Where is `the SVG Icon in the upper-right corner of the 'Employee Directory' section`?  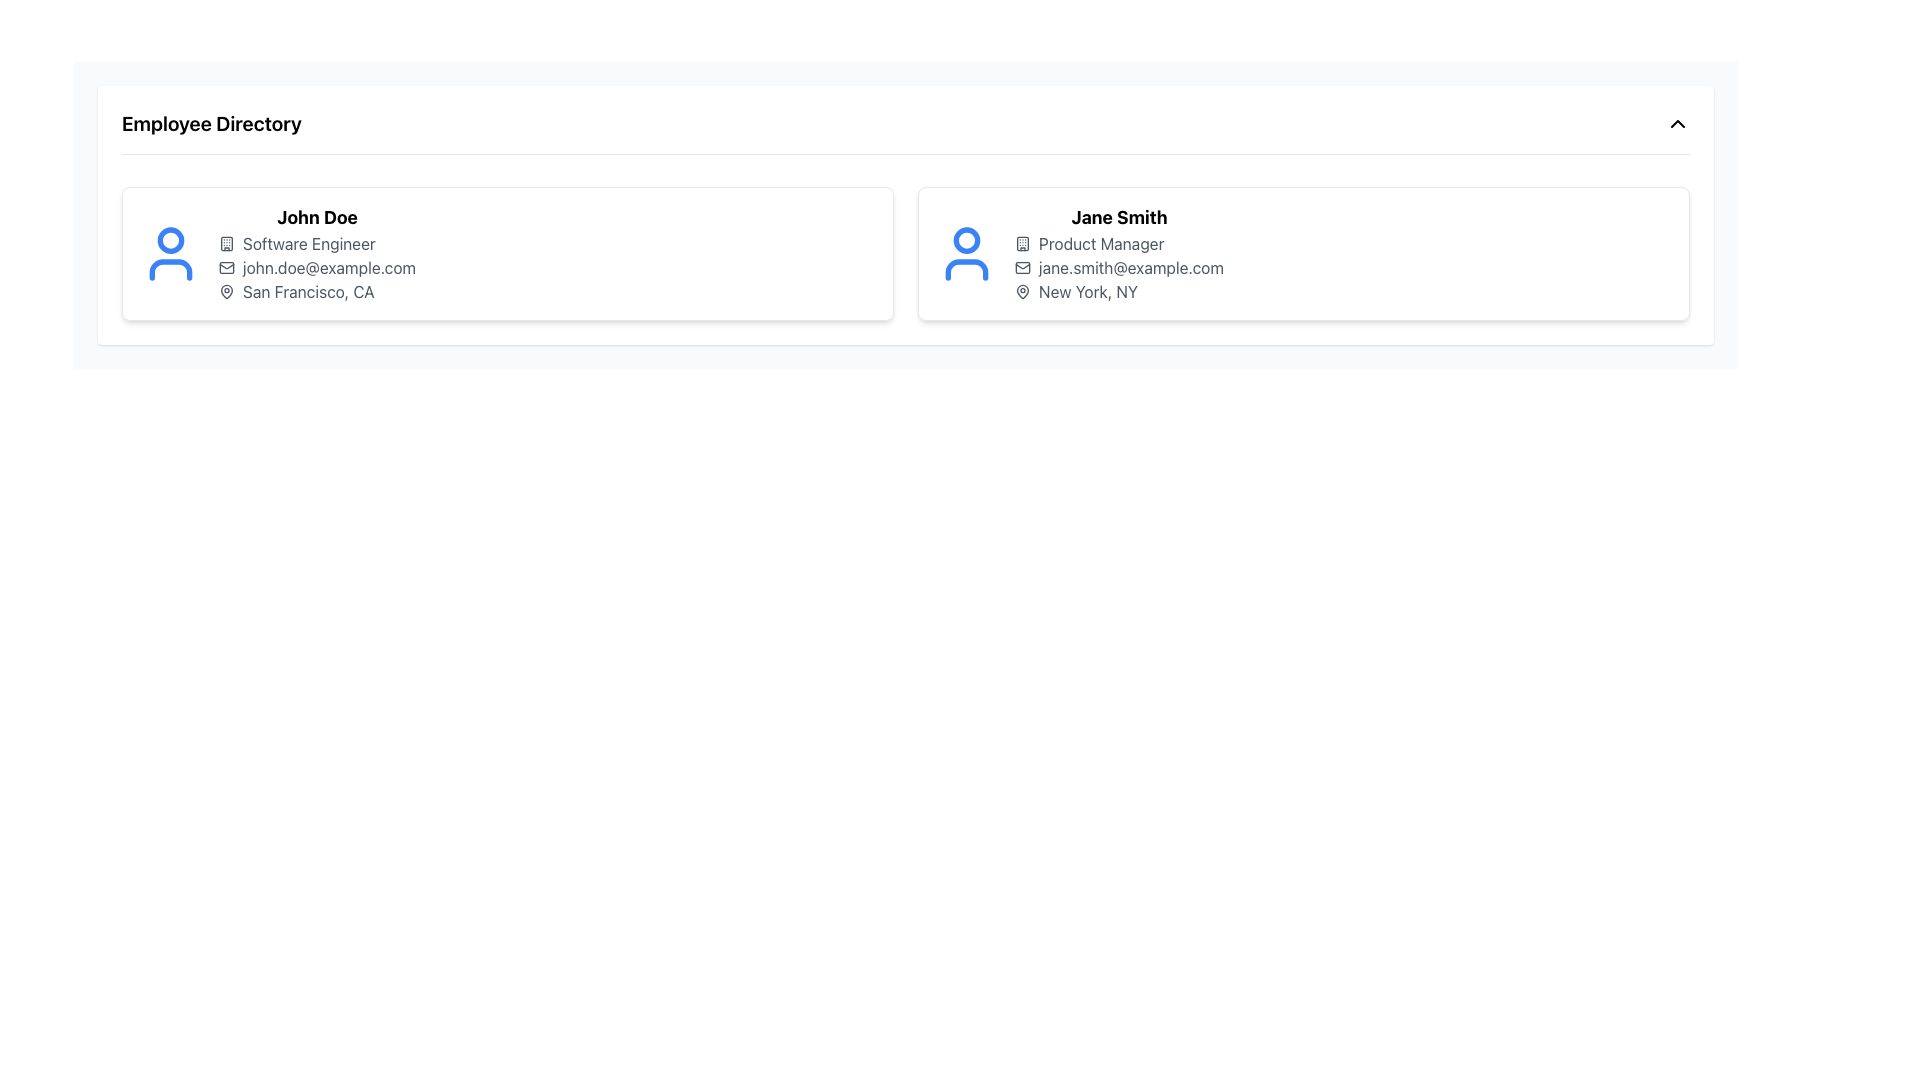 the SVG Icon in the upper-right corner of the 'Employee Directory' section is located at coordinates (1678, 123).